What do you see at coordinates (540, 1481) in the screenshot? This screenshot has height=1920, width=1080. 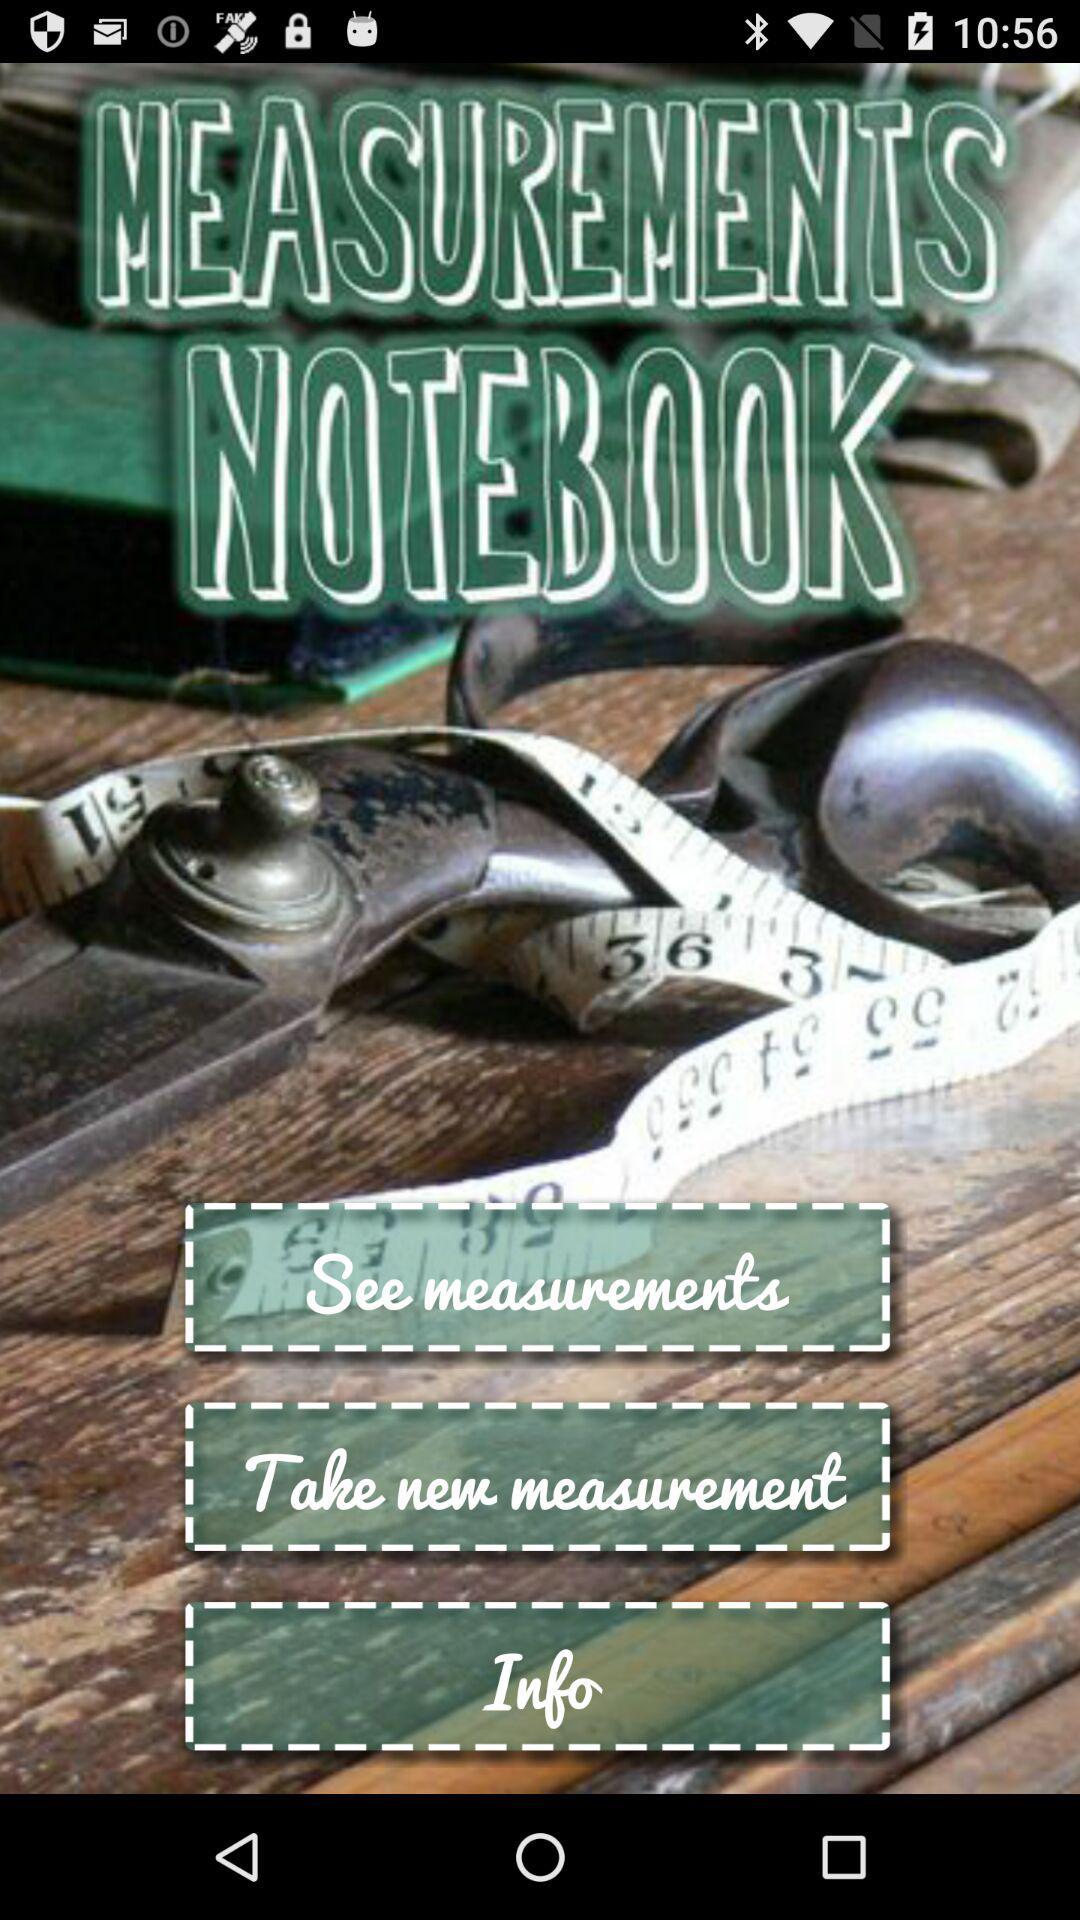 I see `the item above the info` at bounding box center [540, 1481].